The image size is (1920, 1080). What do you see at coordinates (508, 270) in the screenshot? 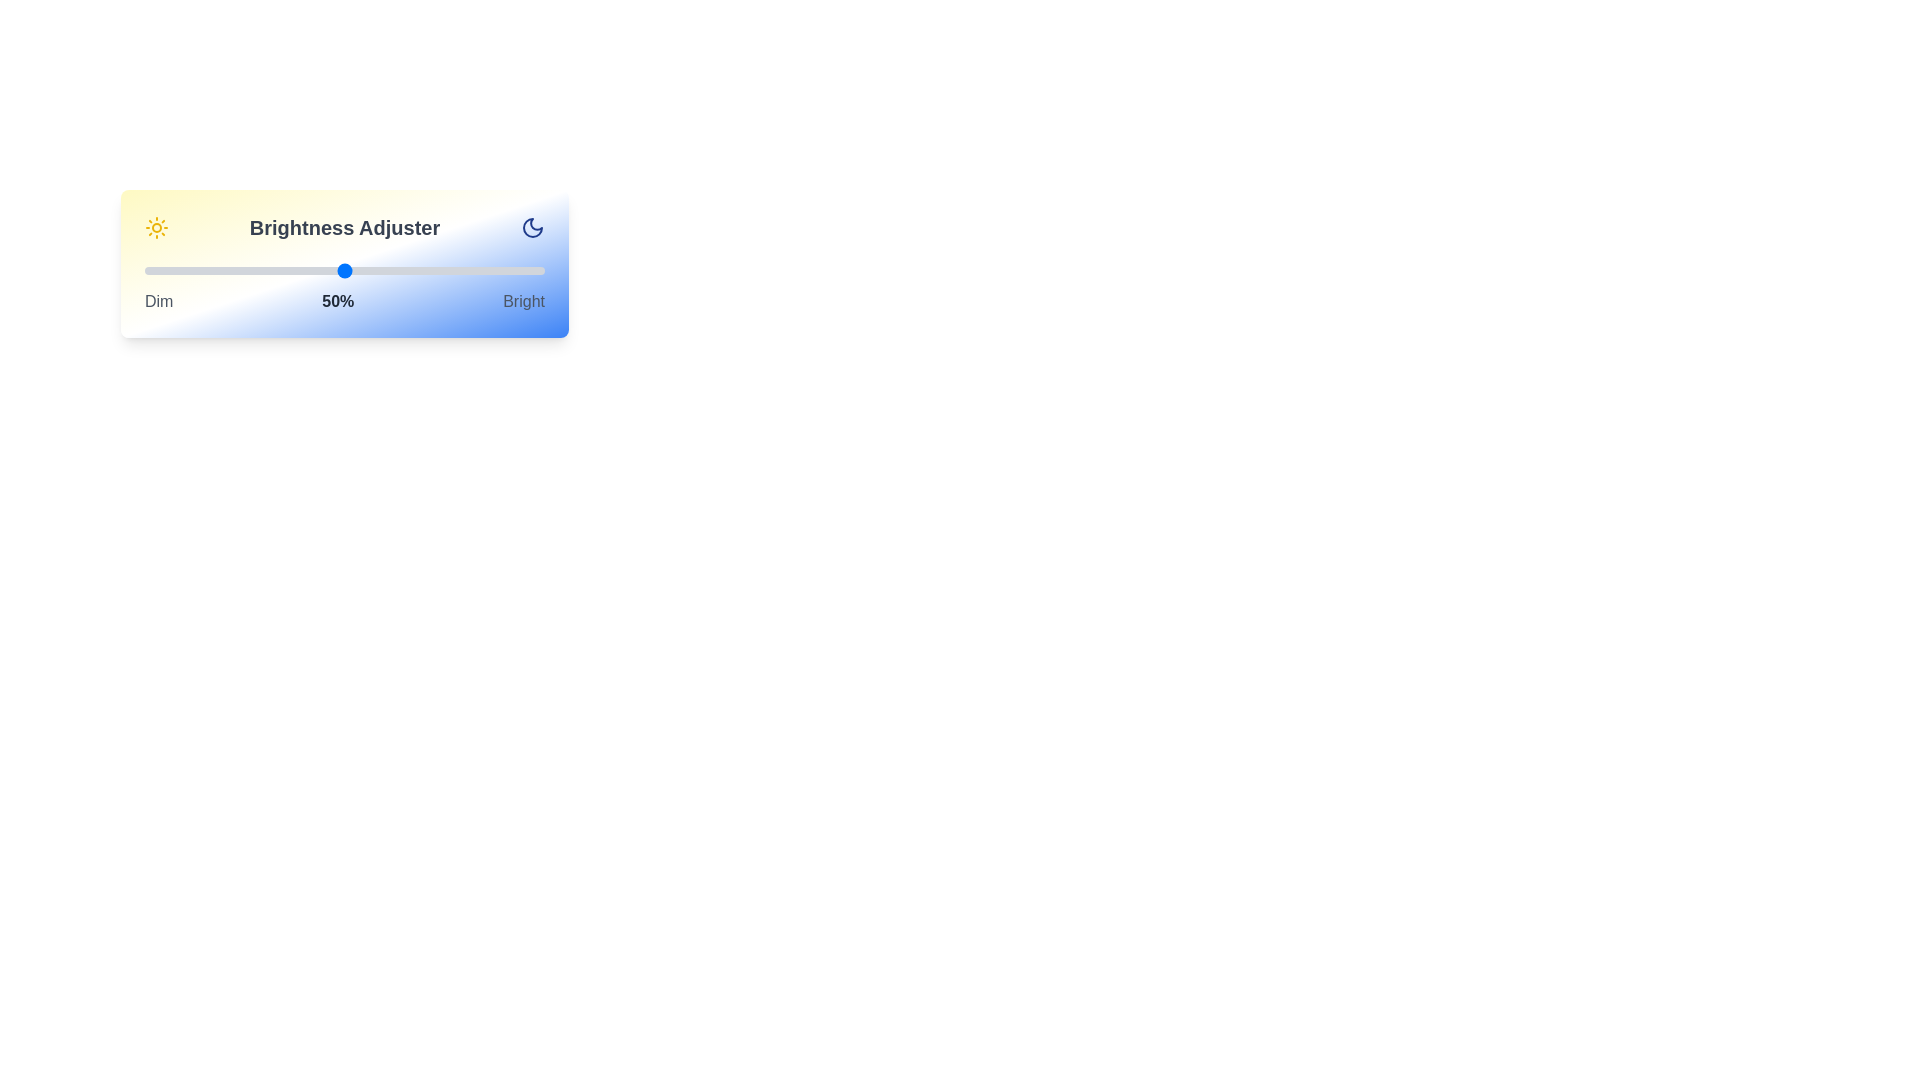
I see `the brightness slider to 91% to observe the gradient background changes` at bounding box center [508, 270].